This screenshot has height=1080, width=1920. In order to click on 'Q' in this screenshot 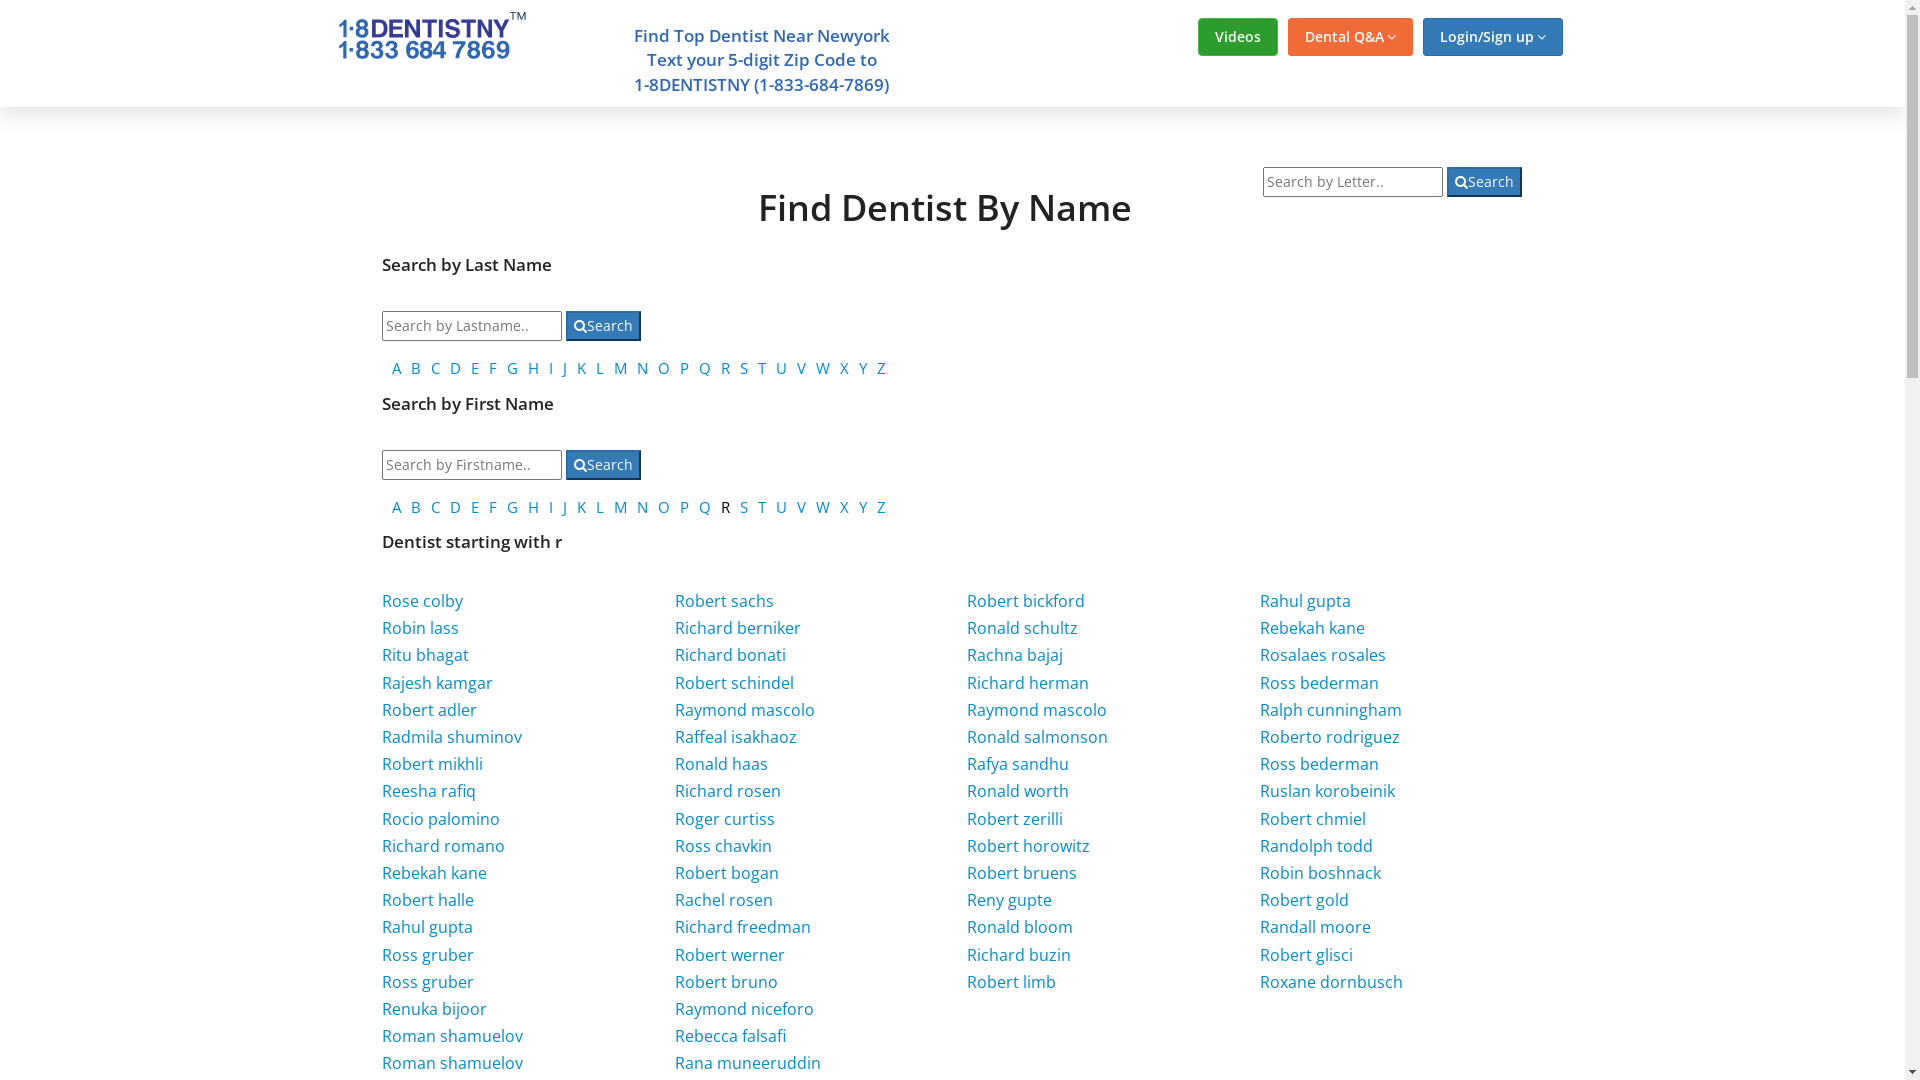, I will do `click(699, 505)`.